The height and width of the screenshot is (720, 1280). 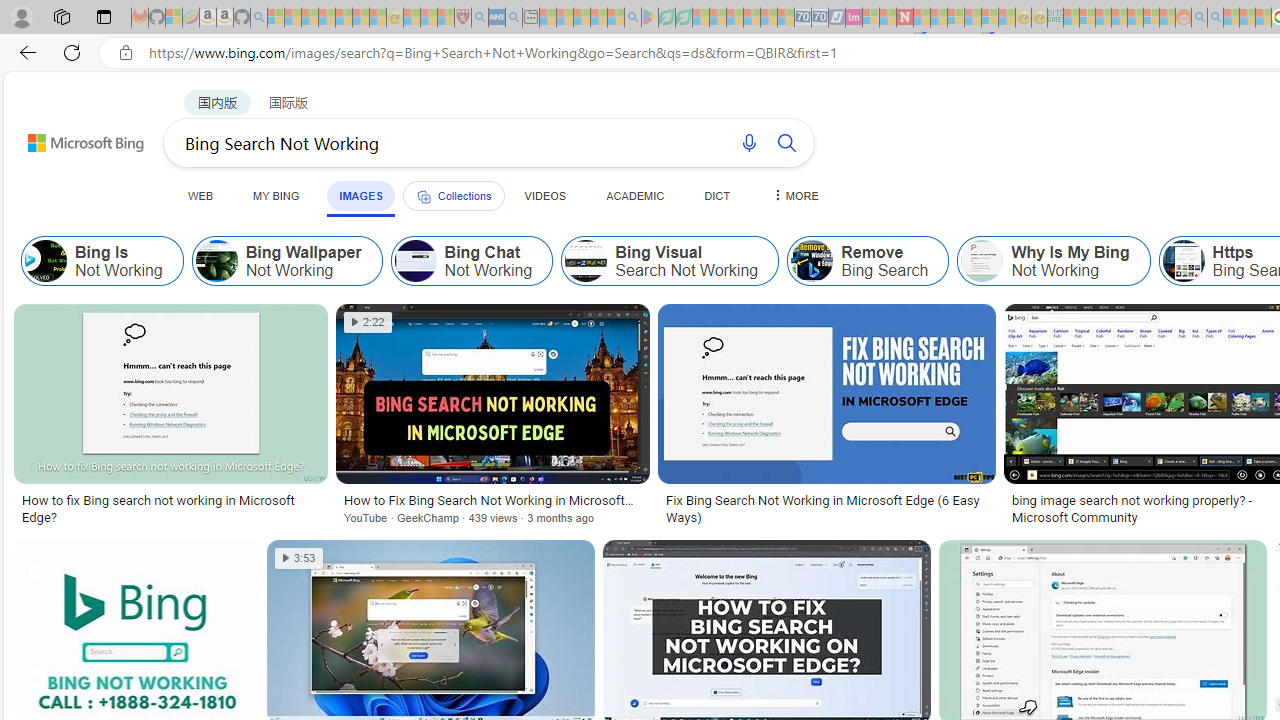 I want to click on 'Bing Chat Not Working', so click(x=414, y=260).